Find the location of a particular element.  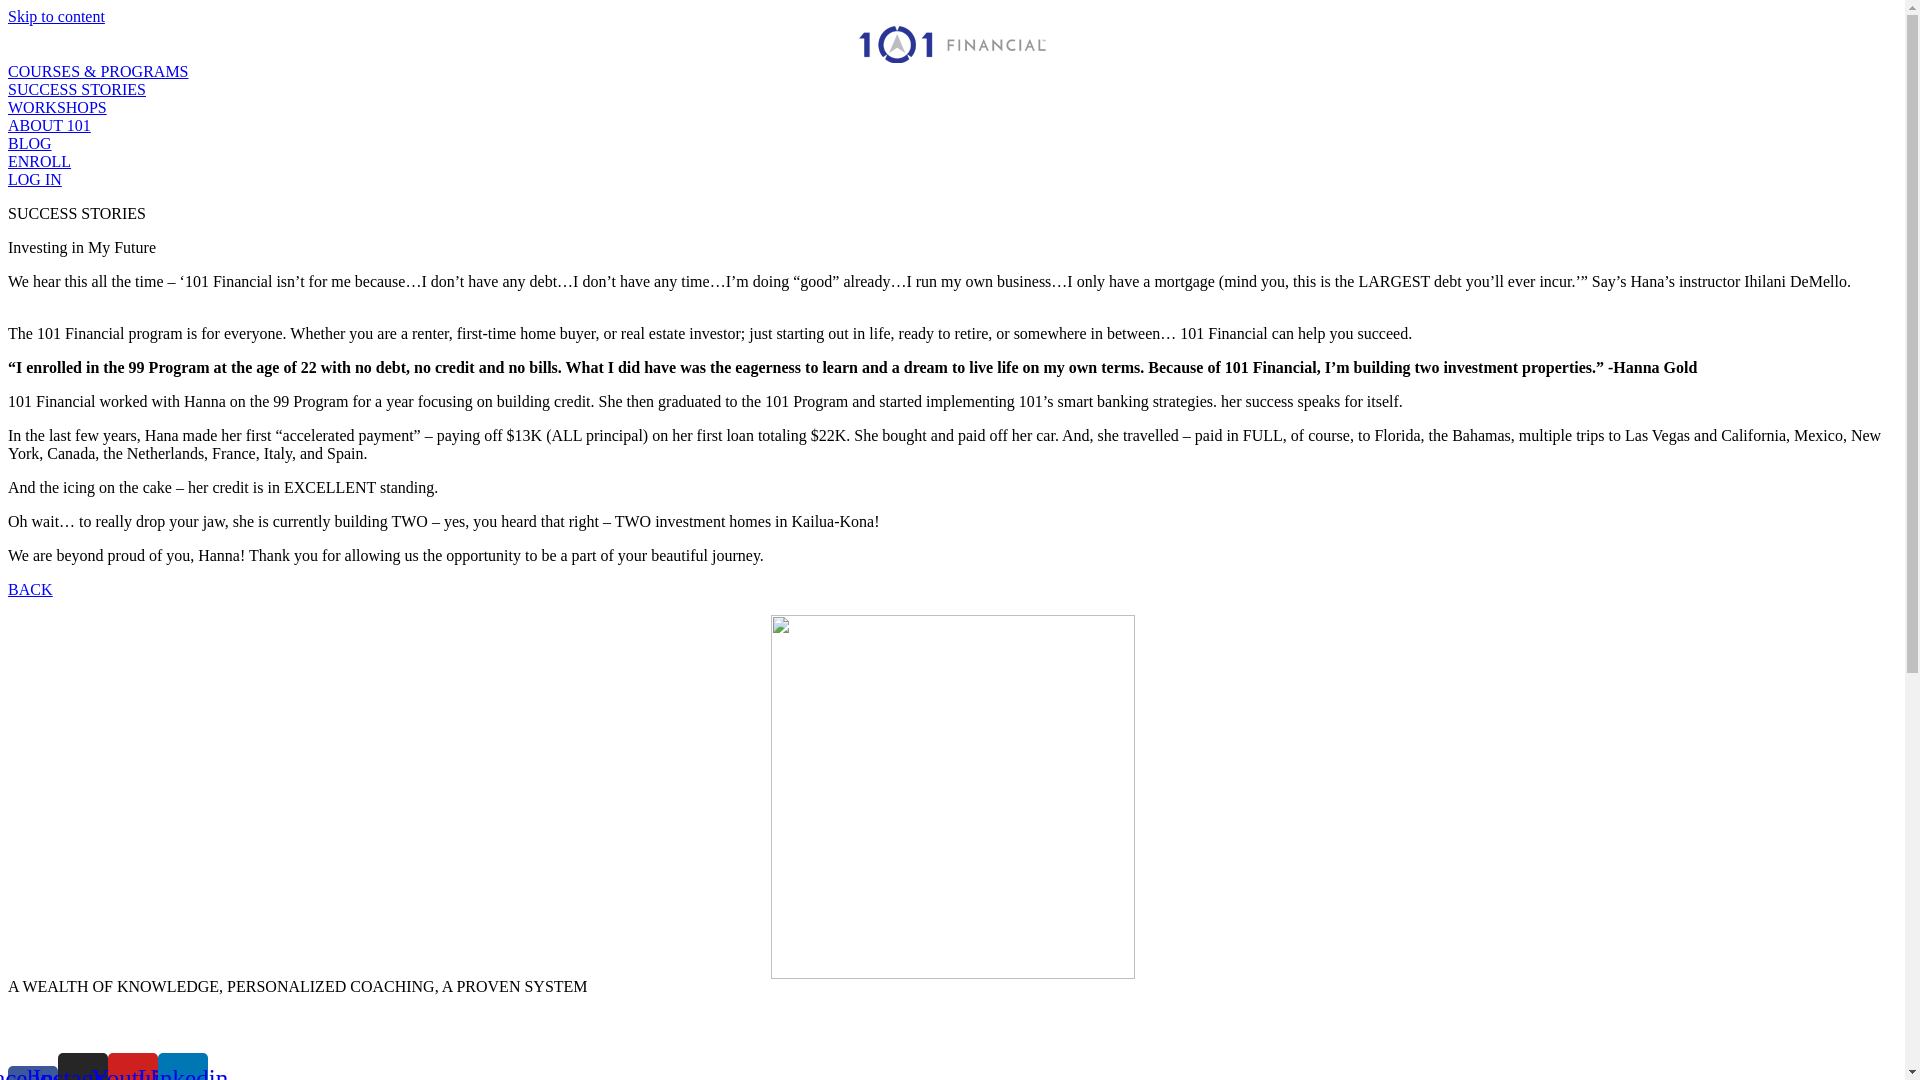

'SUCCESS STORIES' is located at coordinates (76, 88).